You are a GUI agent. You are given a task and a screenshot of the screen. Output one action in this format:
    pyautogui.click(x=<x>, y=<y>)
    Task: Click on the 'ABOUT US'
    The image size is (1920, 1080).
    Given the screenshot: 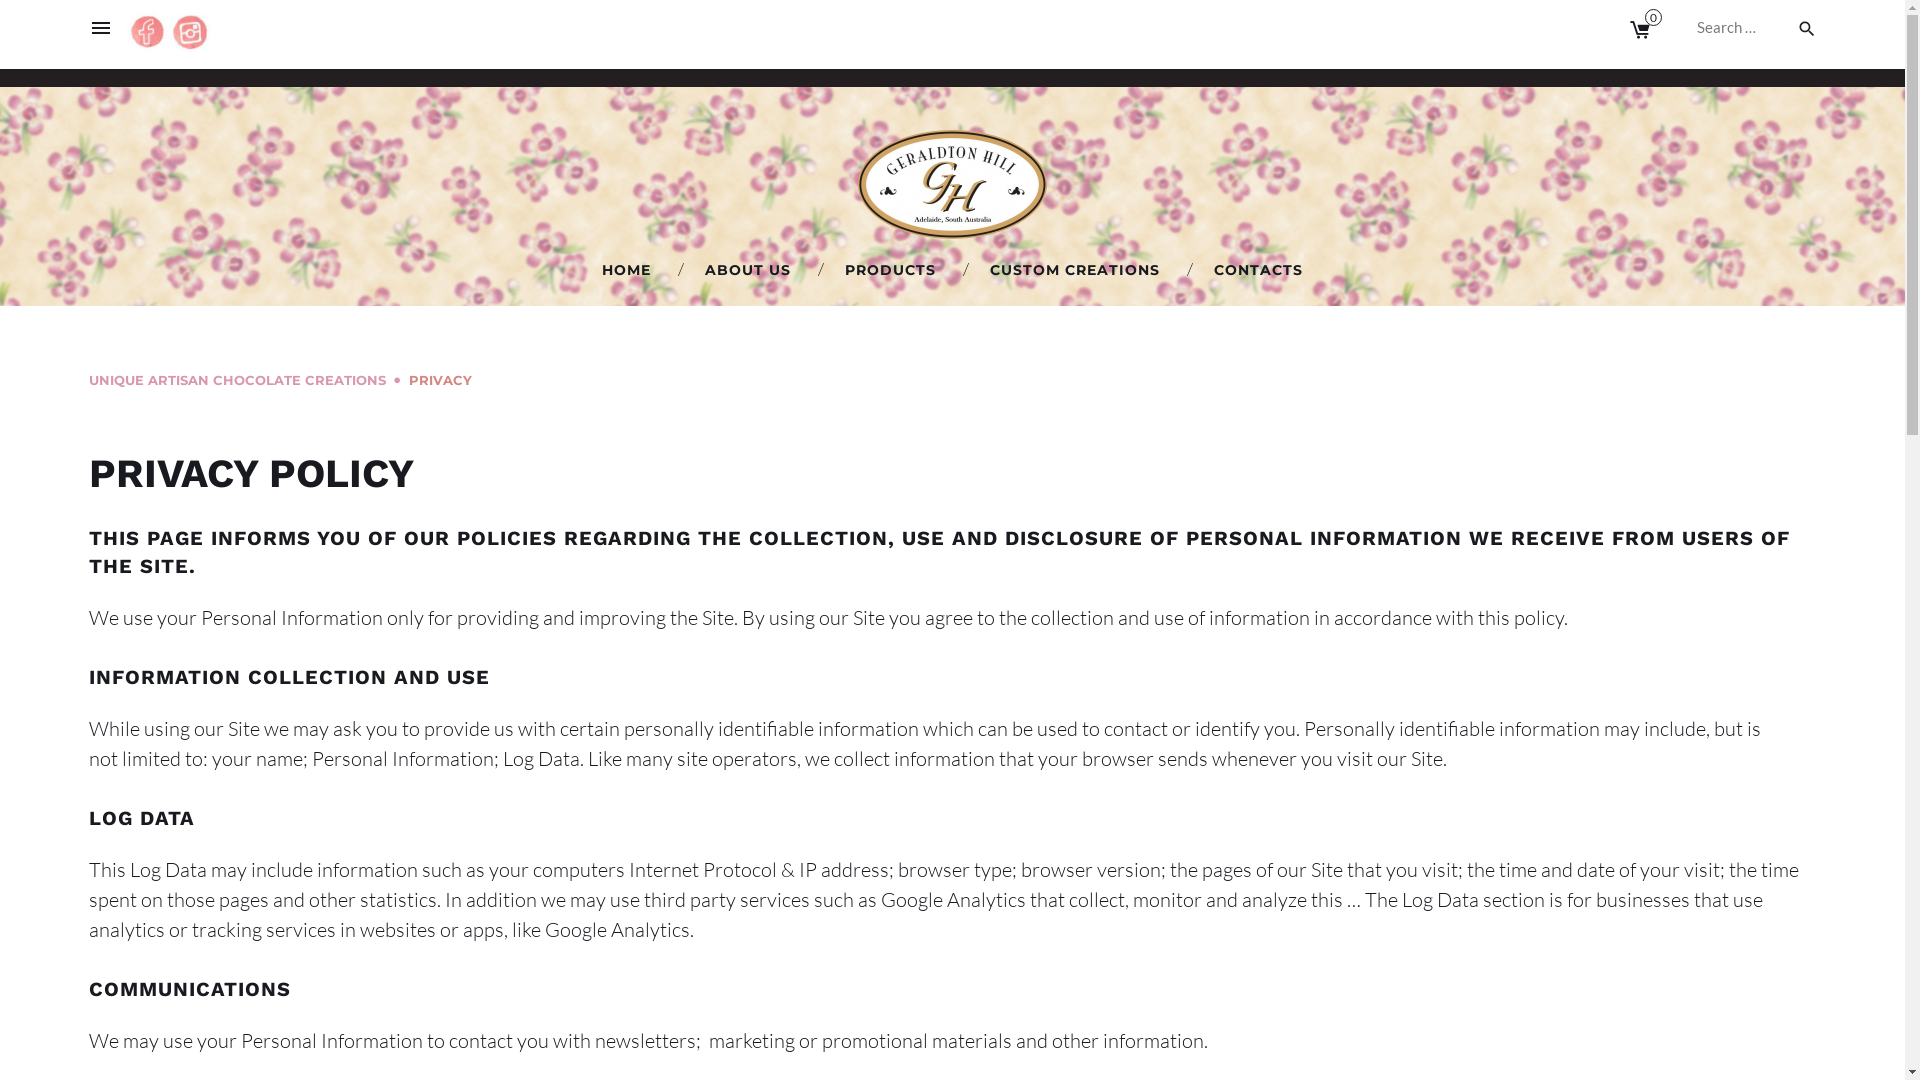 What is the action you would take?
    pyautogui.click(x=705, y=270)
    